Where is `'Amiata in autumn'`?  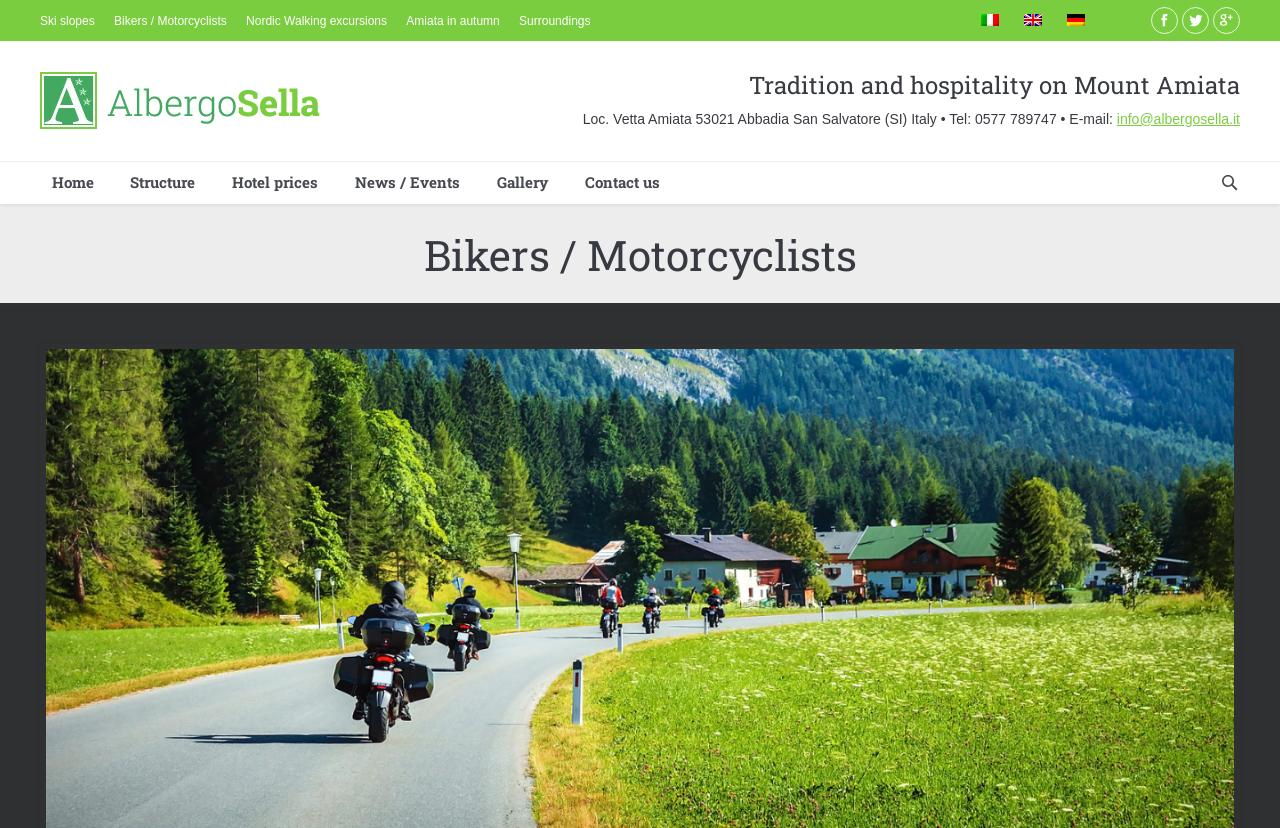
'Amiata in autumn' is located at coordinates (451, 20).